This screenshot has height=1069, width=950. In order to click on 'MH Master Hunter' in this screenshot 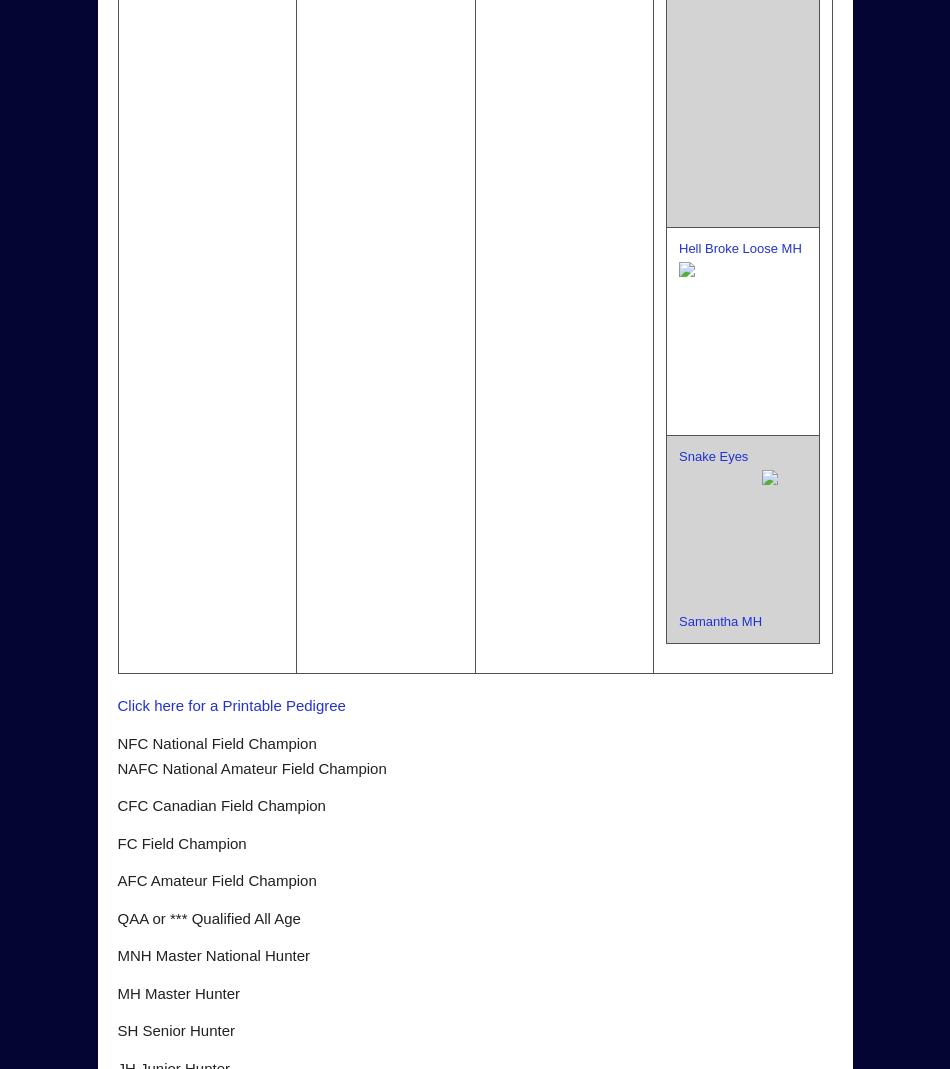, I will do `click(117, 992)`.